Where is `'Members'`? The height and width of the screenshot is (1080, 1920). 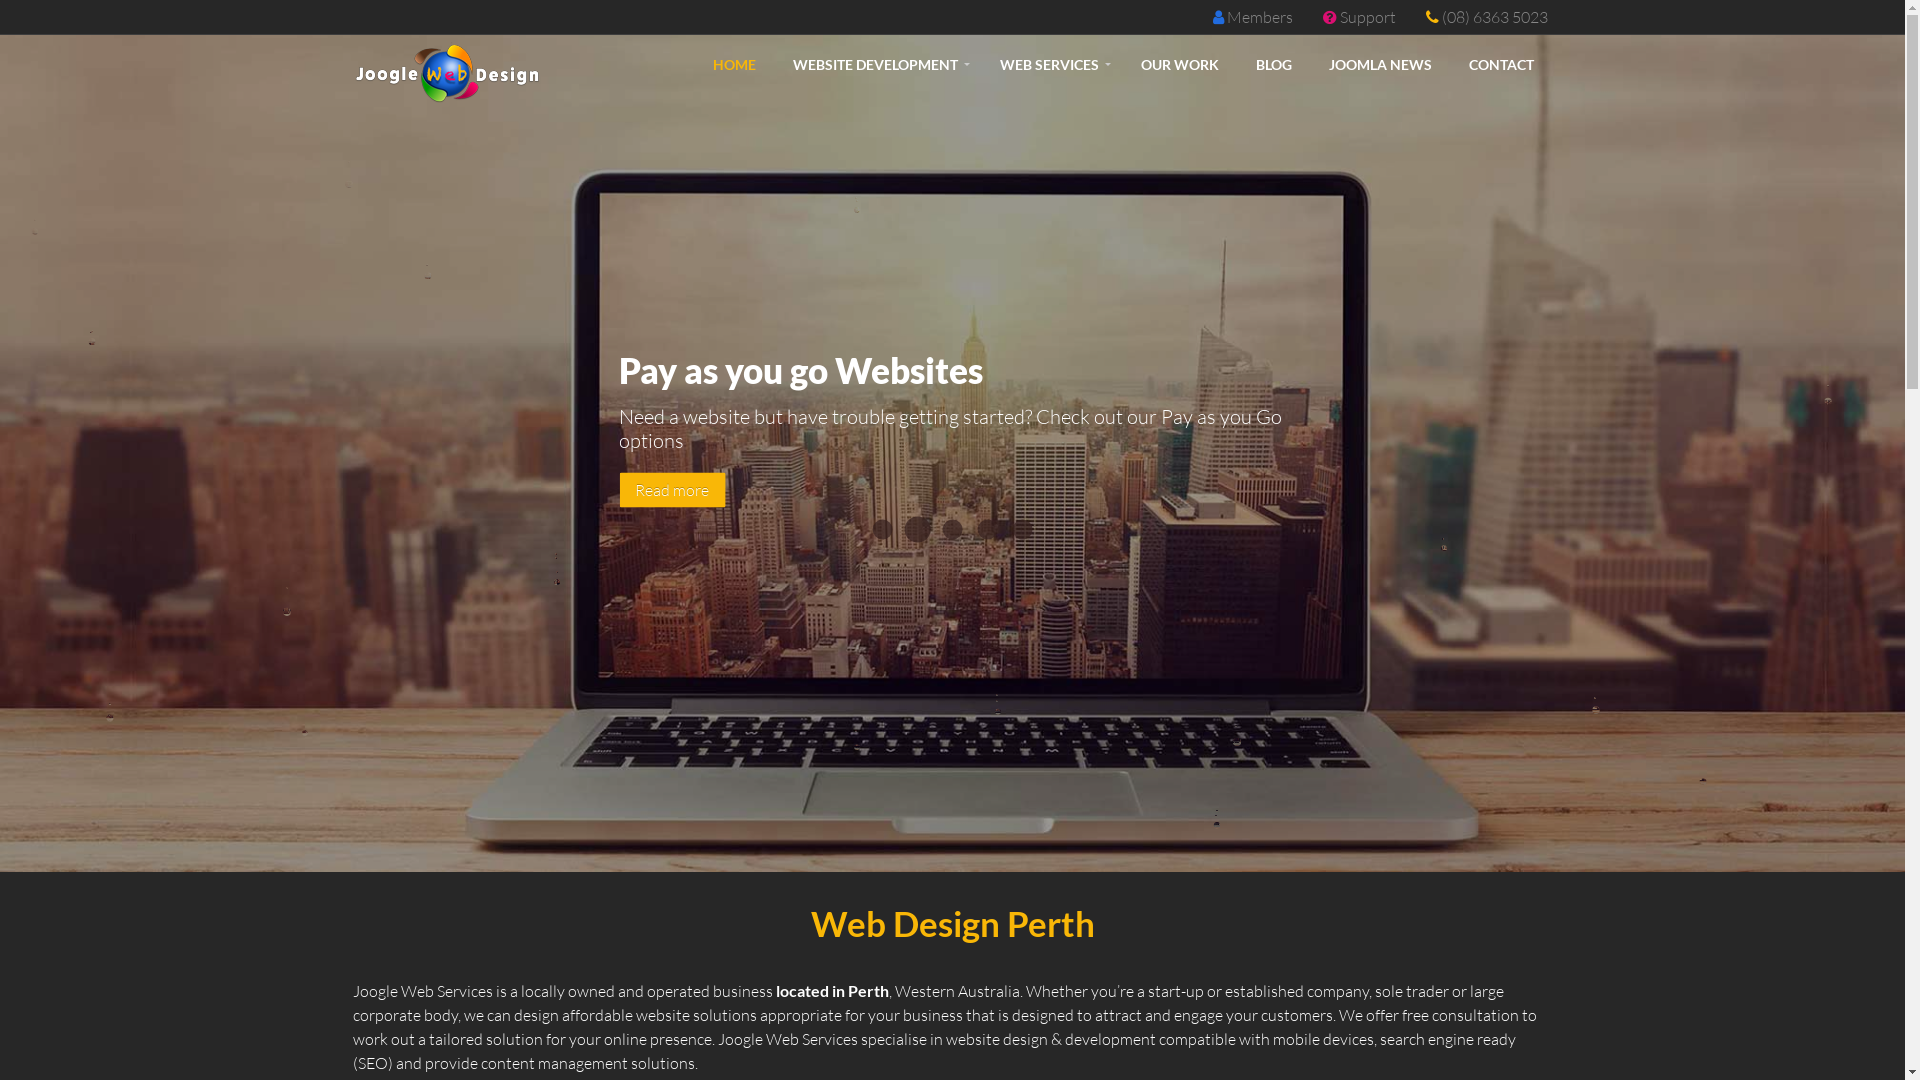
'Members' is located at coordinates (1257, 16).